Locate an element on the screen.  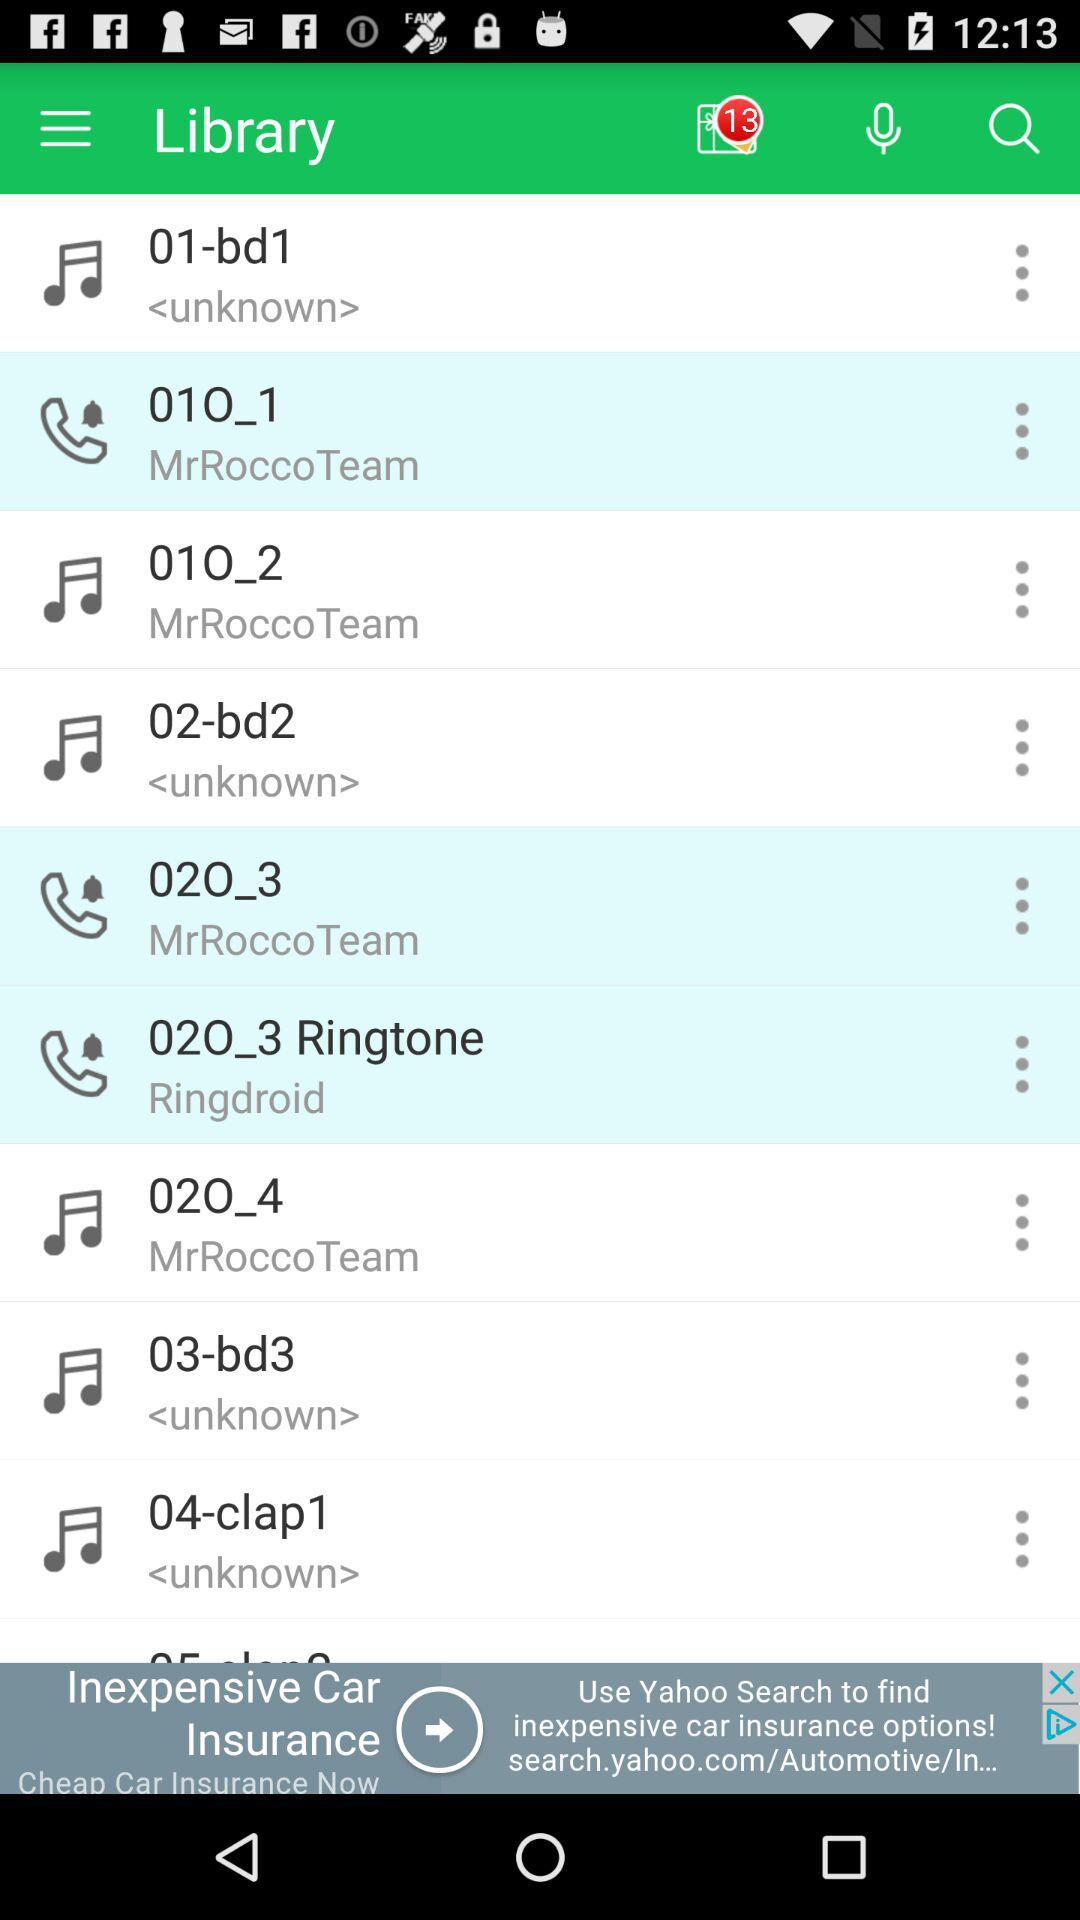
page actions is located at coordinates (1022, 905).